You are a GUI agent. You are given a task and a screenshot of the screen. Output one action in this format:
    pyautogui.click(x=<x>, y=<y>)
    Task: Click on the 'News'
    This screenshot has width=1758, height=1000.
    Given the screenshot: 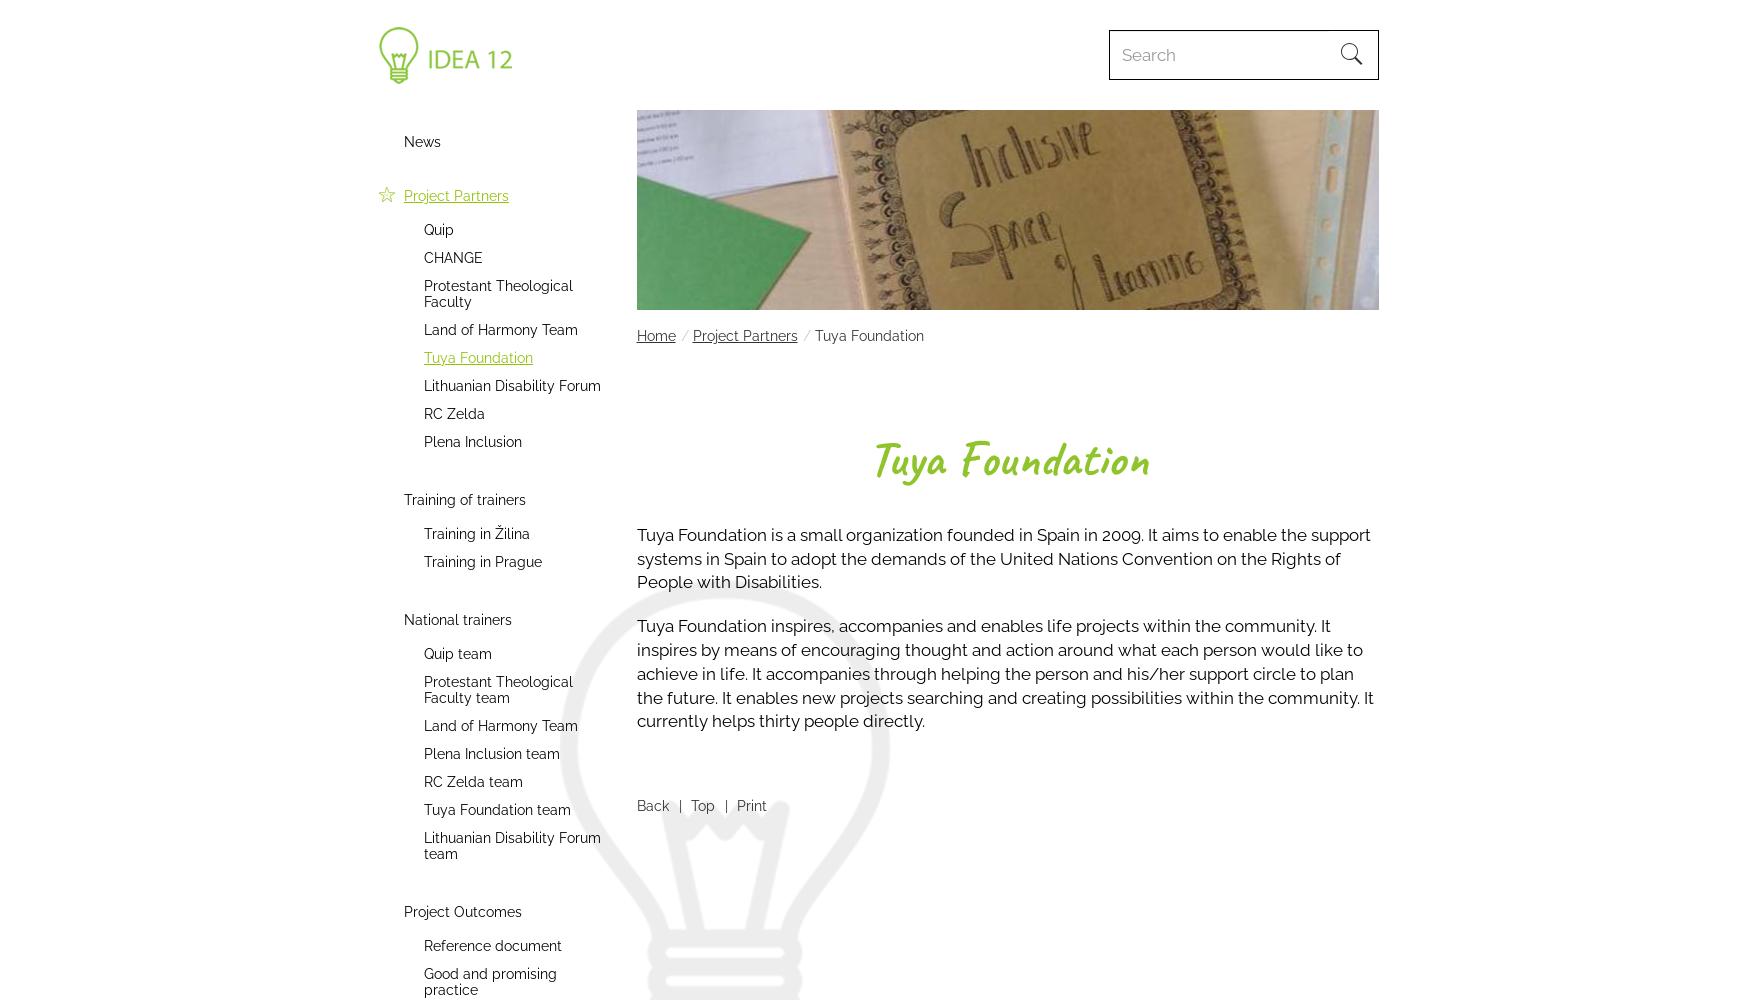 What is the action you would take?
    pyautogui.click(x=422, y=142)
    